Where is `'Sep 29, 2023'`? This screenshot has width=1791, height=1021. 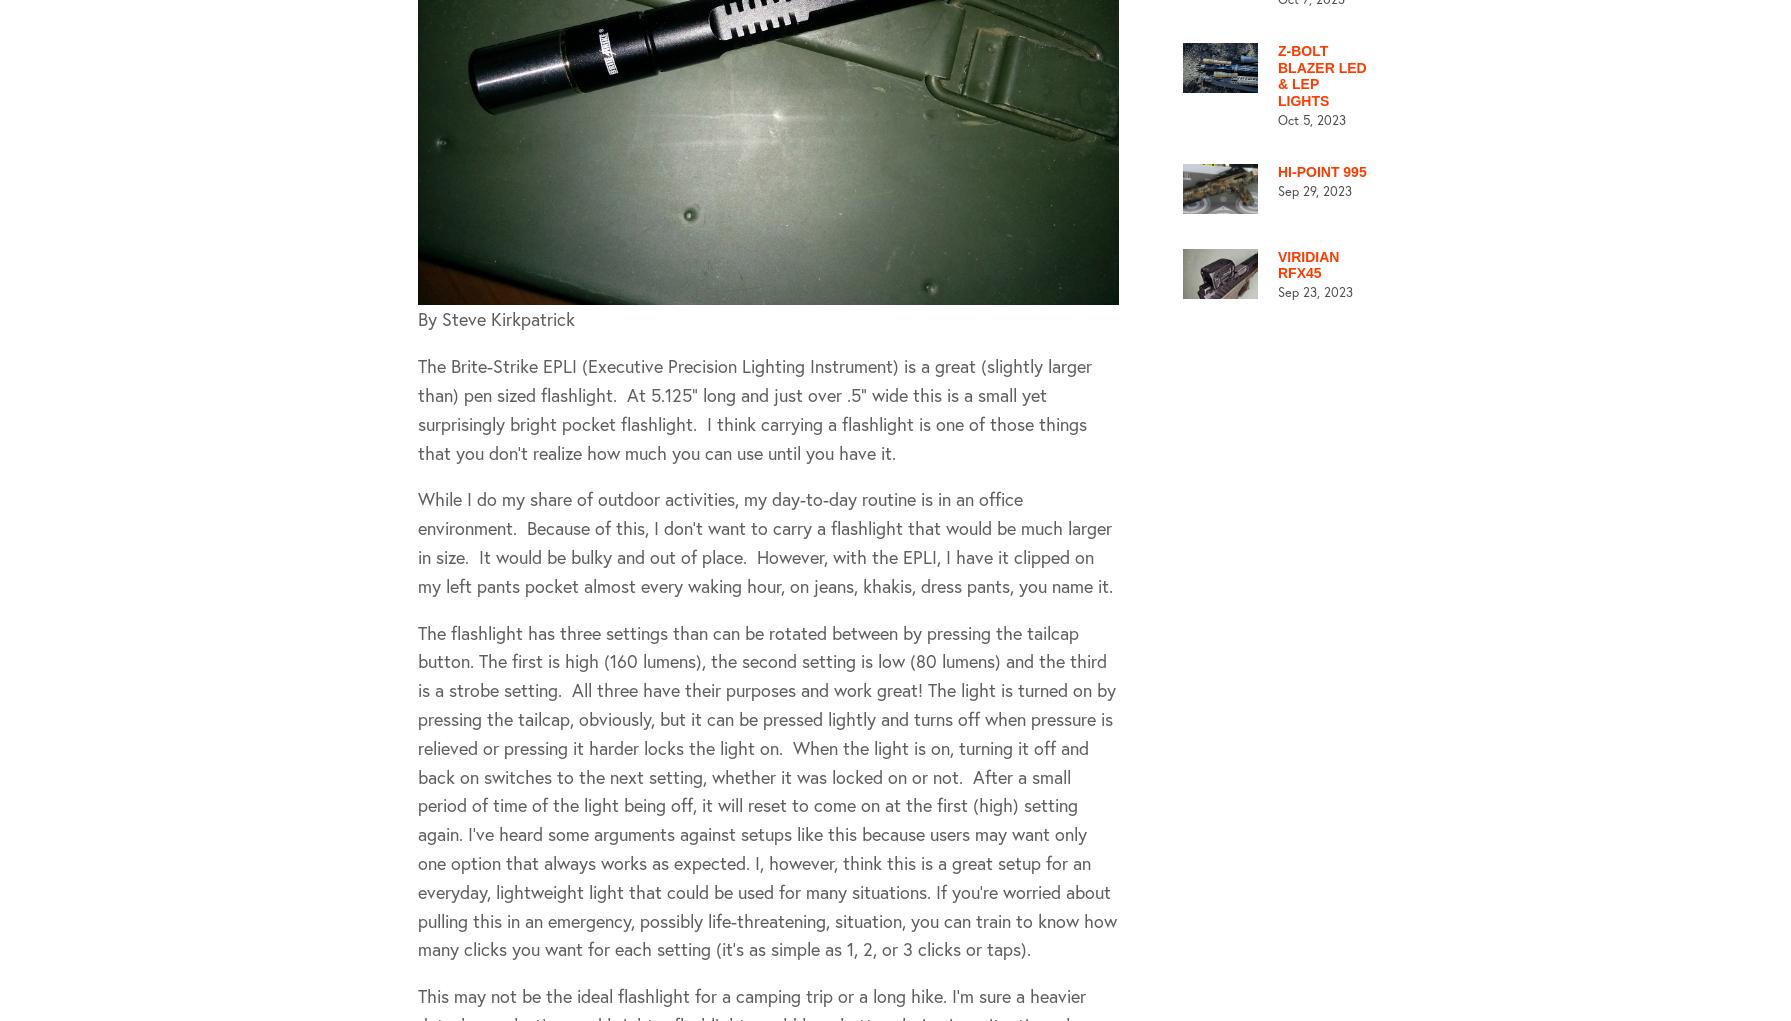
'Sep 29, 2023' is located at coordinates (1313, 190).